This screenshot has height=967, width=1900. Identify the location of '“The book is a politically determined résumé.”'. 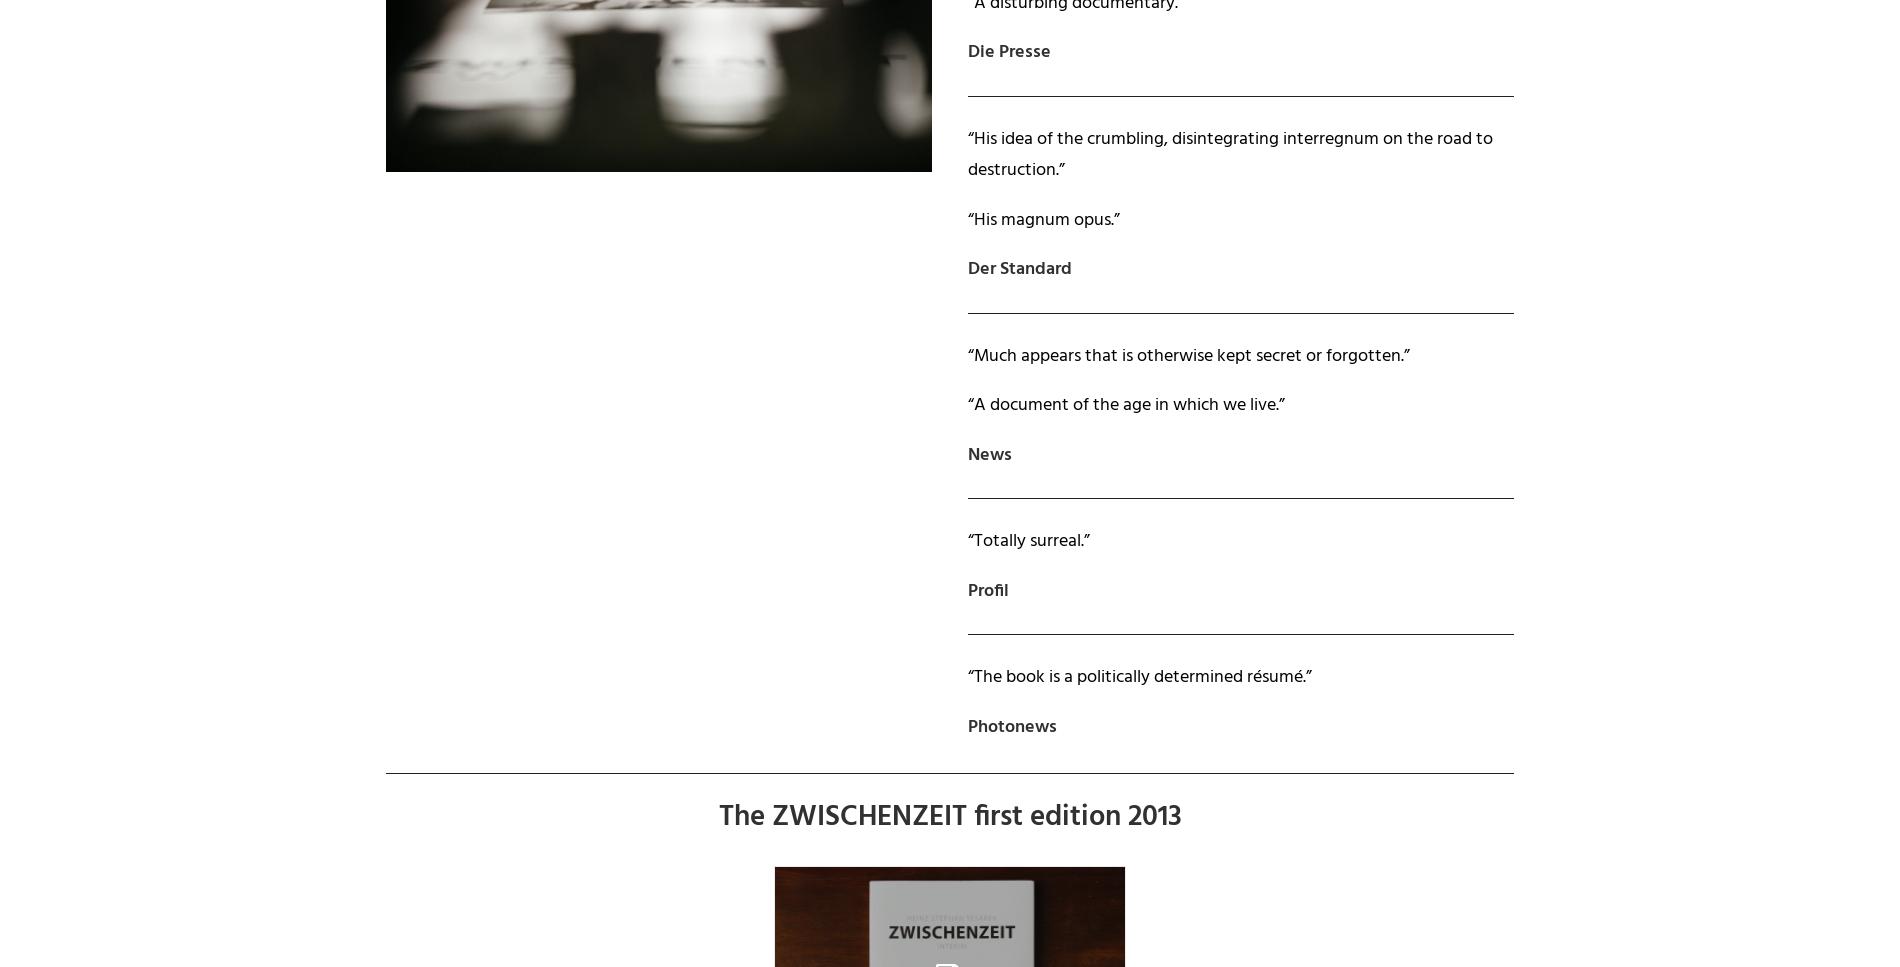
(1140, 677).